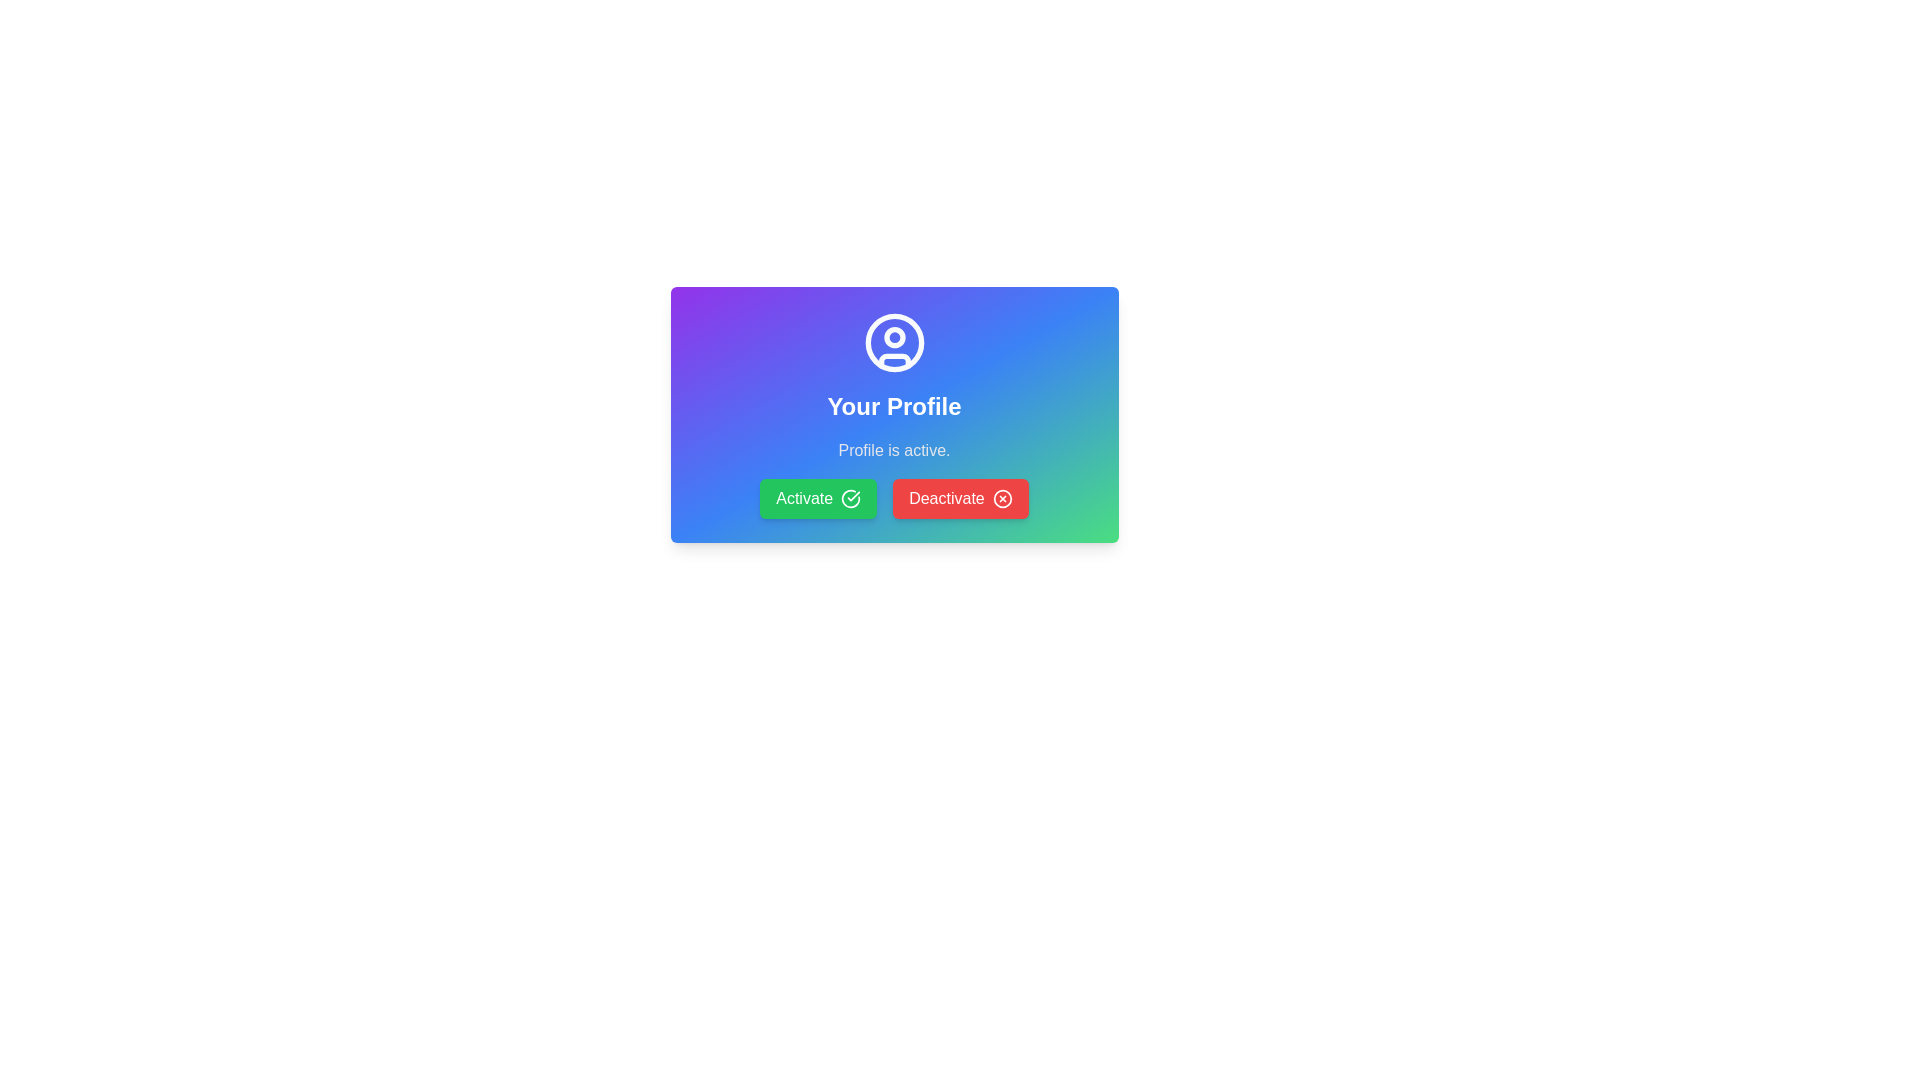 This screenshot has width=1920, height=1080. What do you see at coordinates (893, 336) in the screenshot?
I see `the circular graphical shape element that represents the head within the user icon, located at the top-center of the interface labeled 'Your Profile'` at bounding box center [893, 336].